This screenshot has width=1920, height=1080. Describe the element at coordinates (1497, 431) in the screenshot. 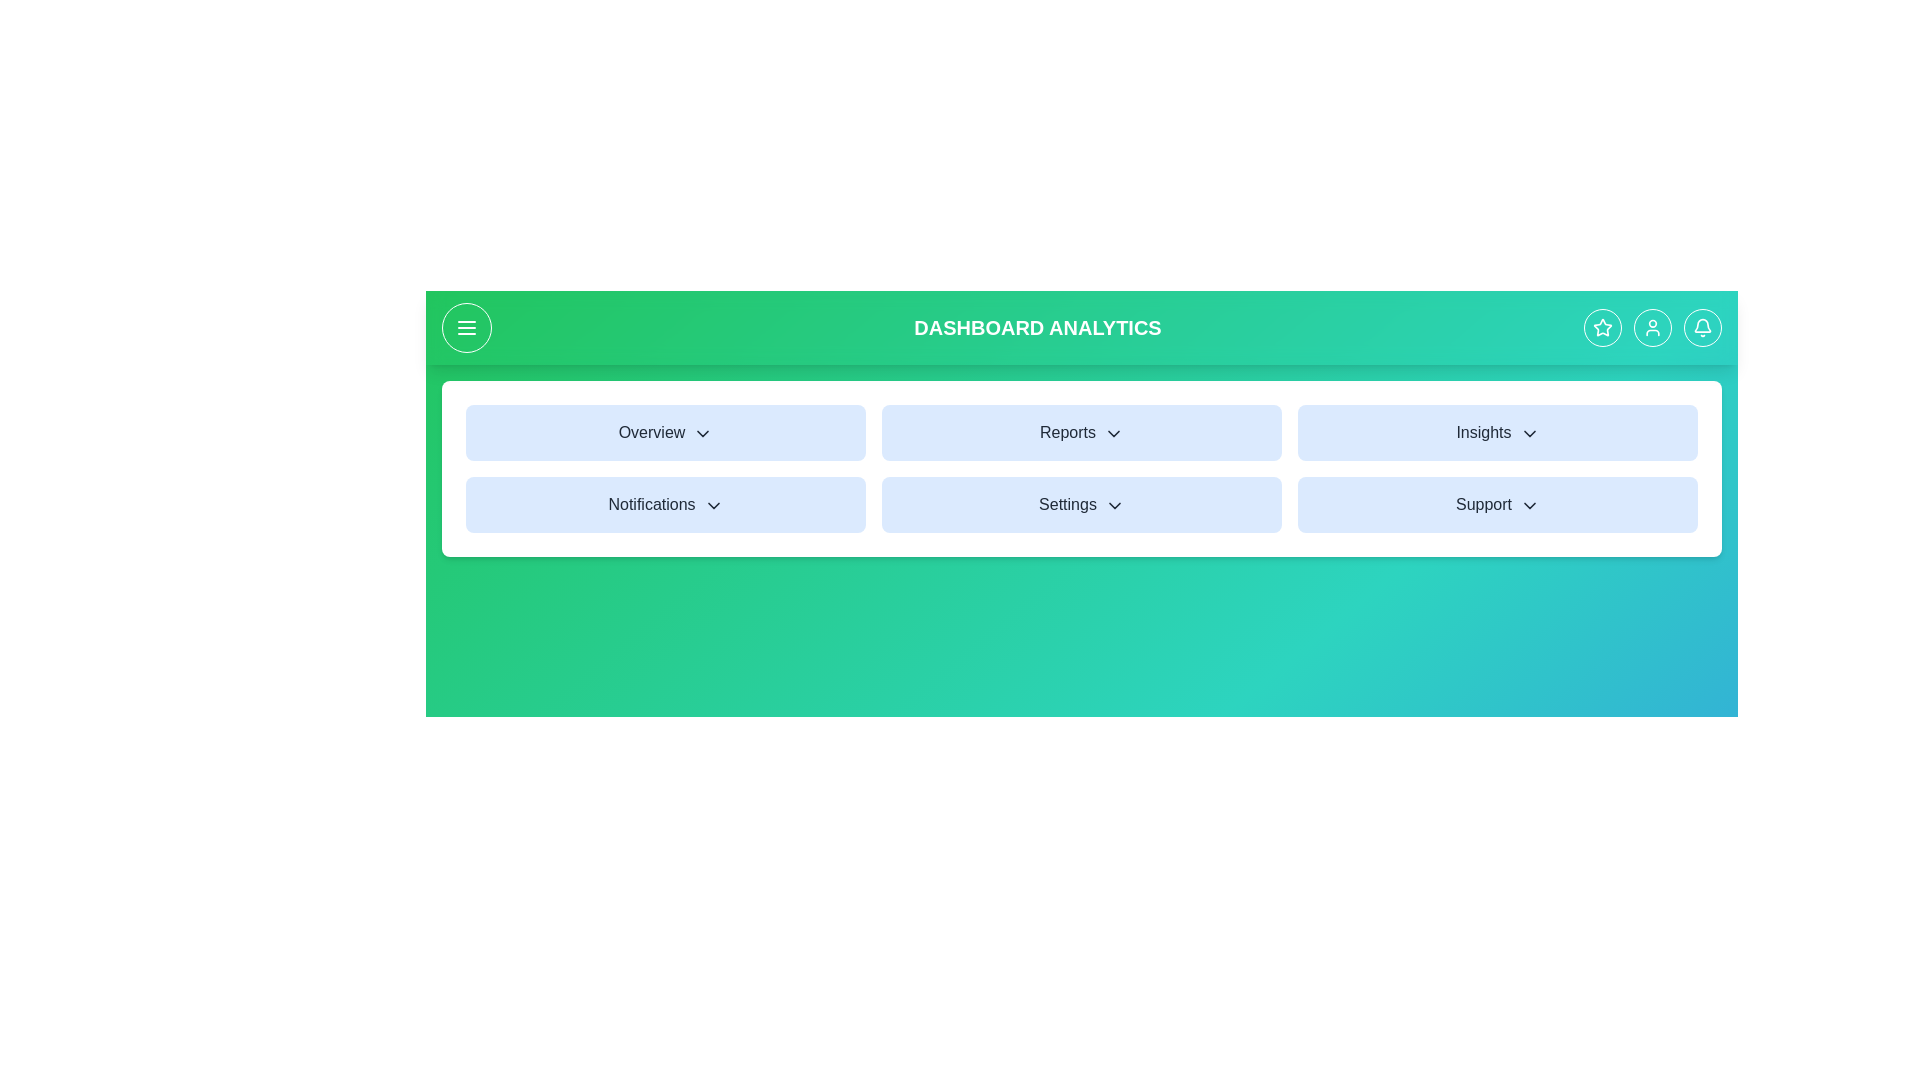

I see `the Insights menu item to open its dropdown` at that location.